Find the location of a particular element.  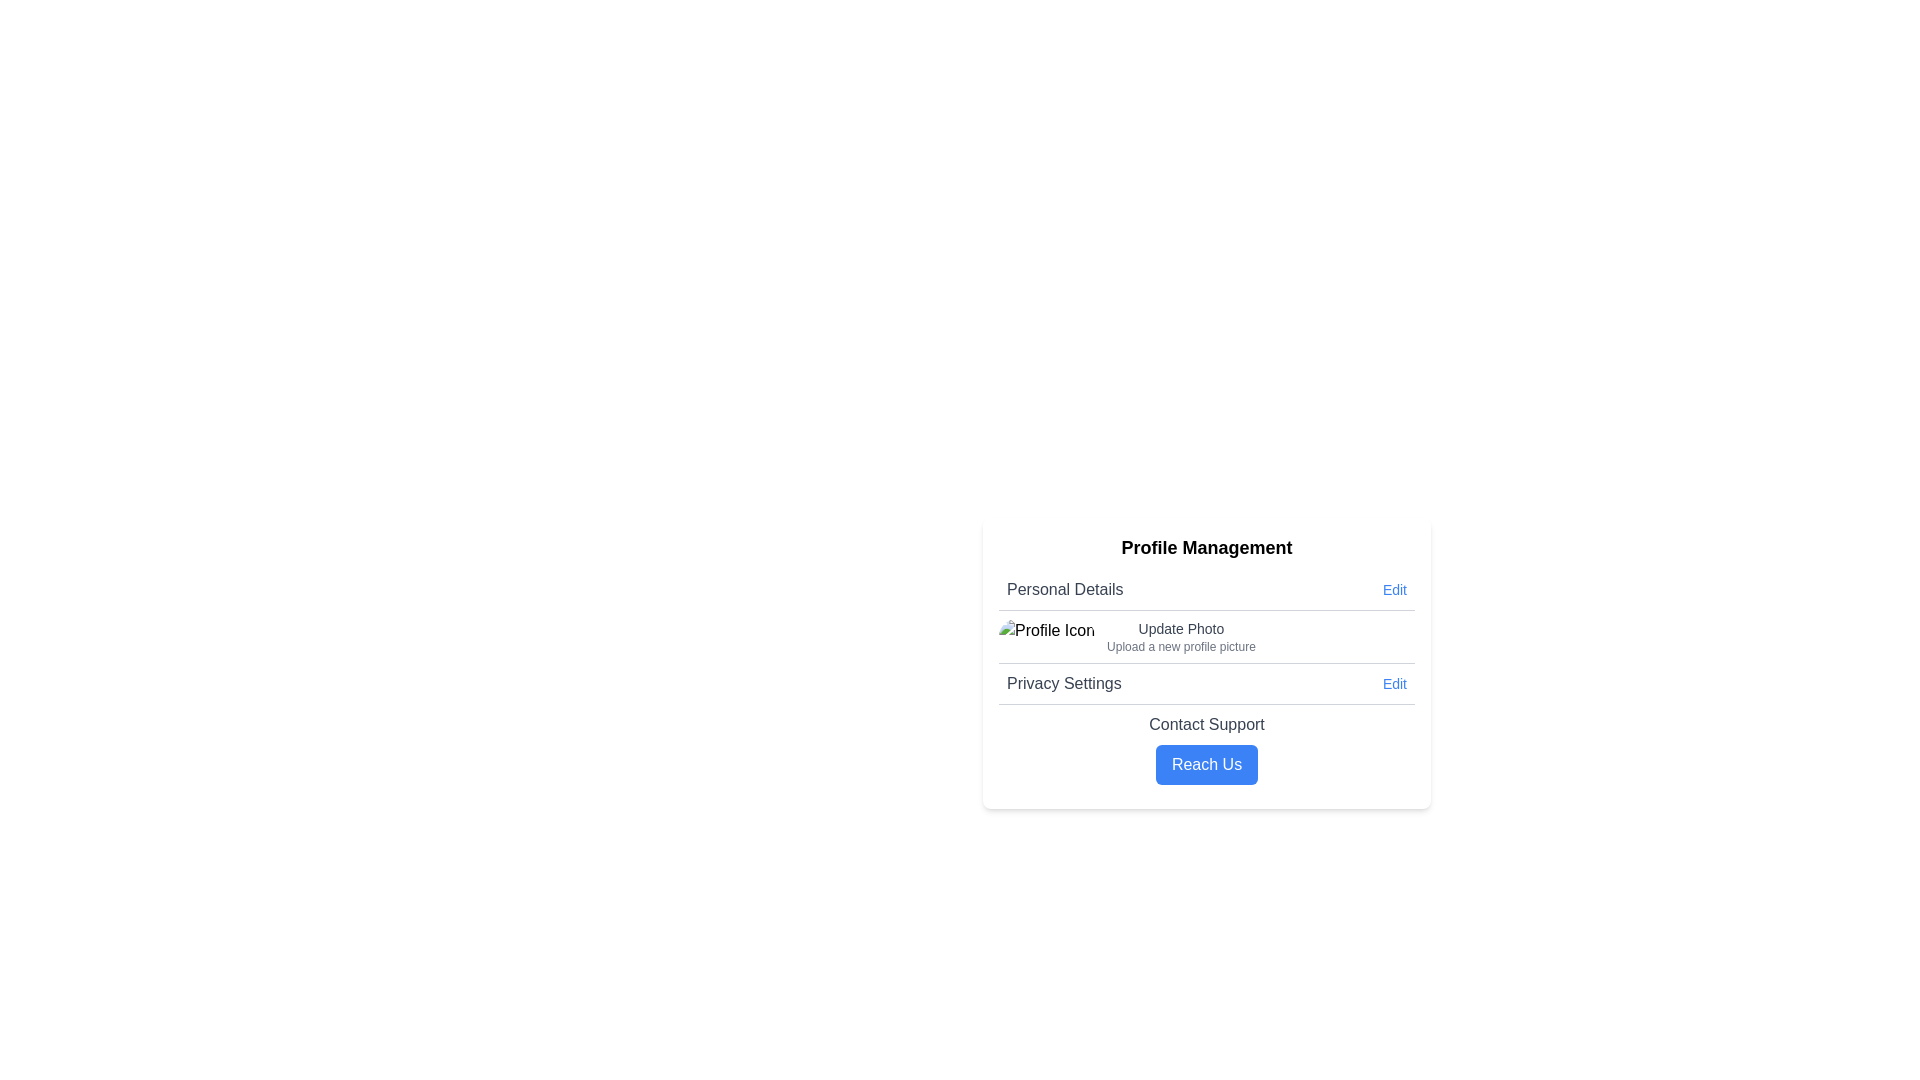

the Information display element that features a profile icon and the text 'Update Photo' followed by 'Upload a new profile picture', located in the 'Profile Management' section is located at coordinates (1205, 636).